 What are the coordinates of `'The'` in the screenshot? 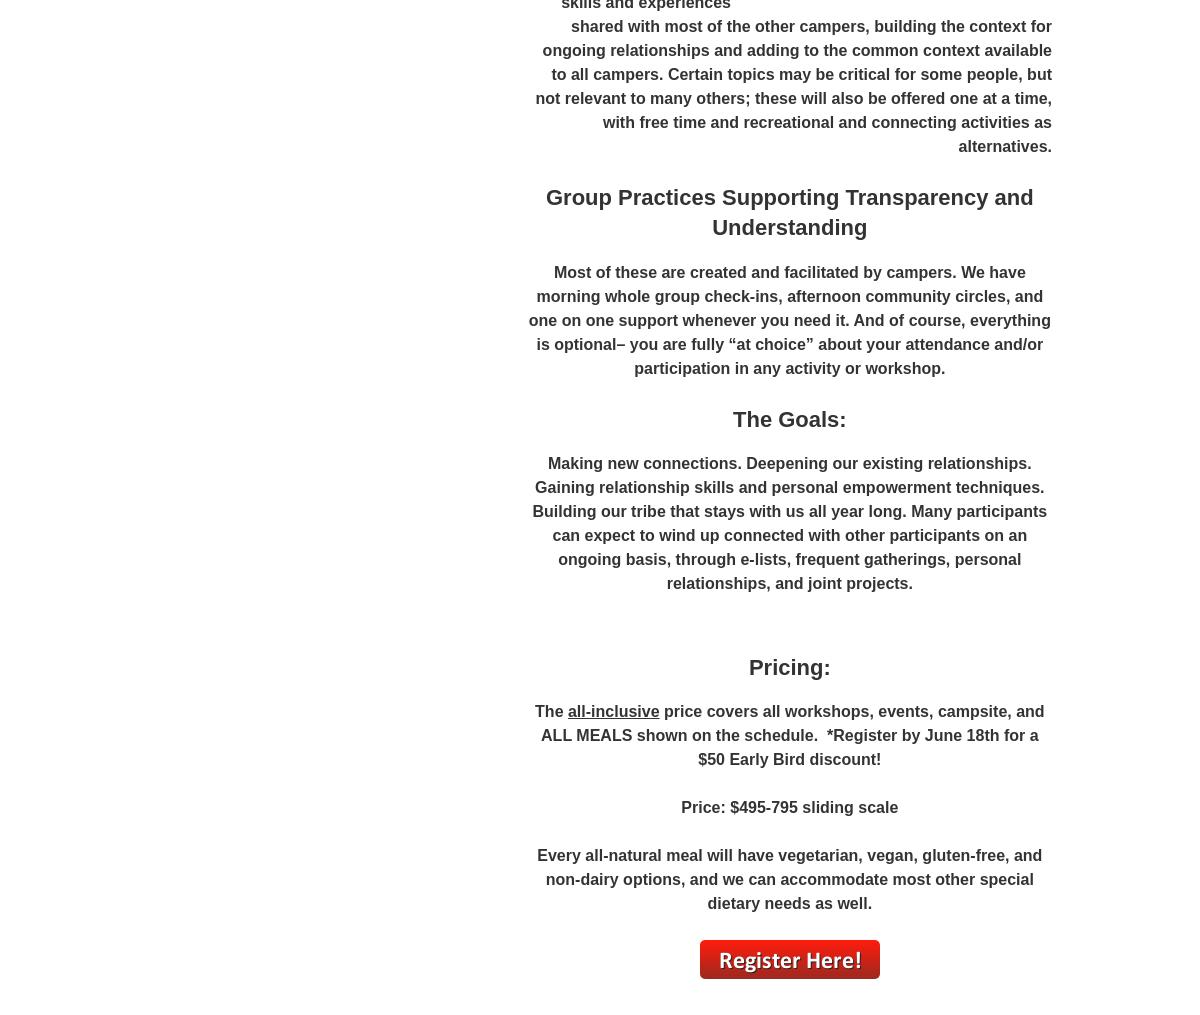 It's located at (550, 711).